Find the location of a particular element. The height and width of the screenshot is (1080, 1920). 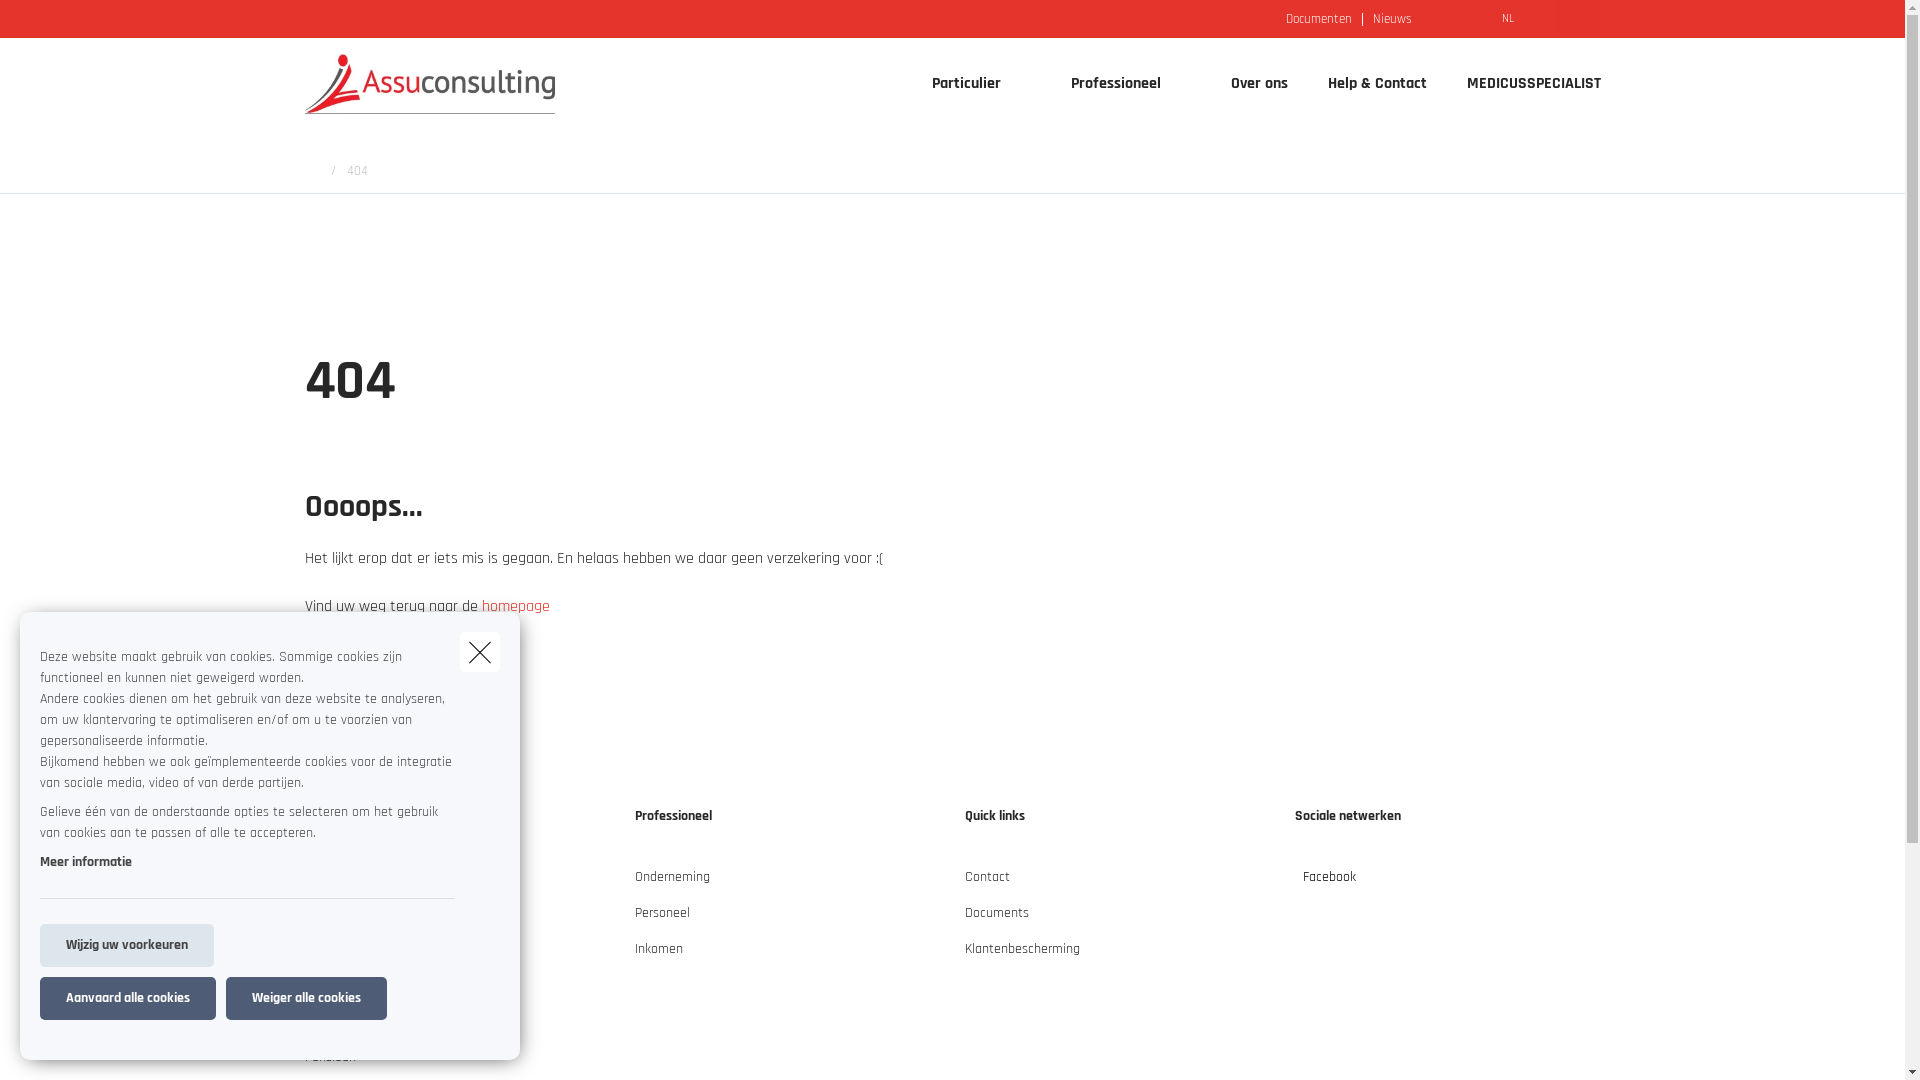

'Klantenbescherming' is located at coordinates (1021, 955).